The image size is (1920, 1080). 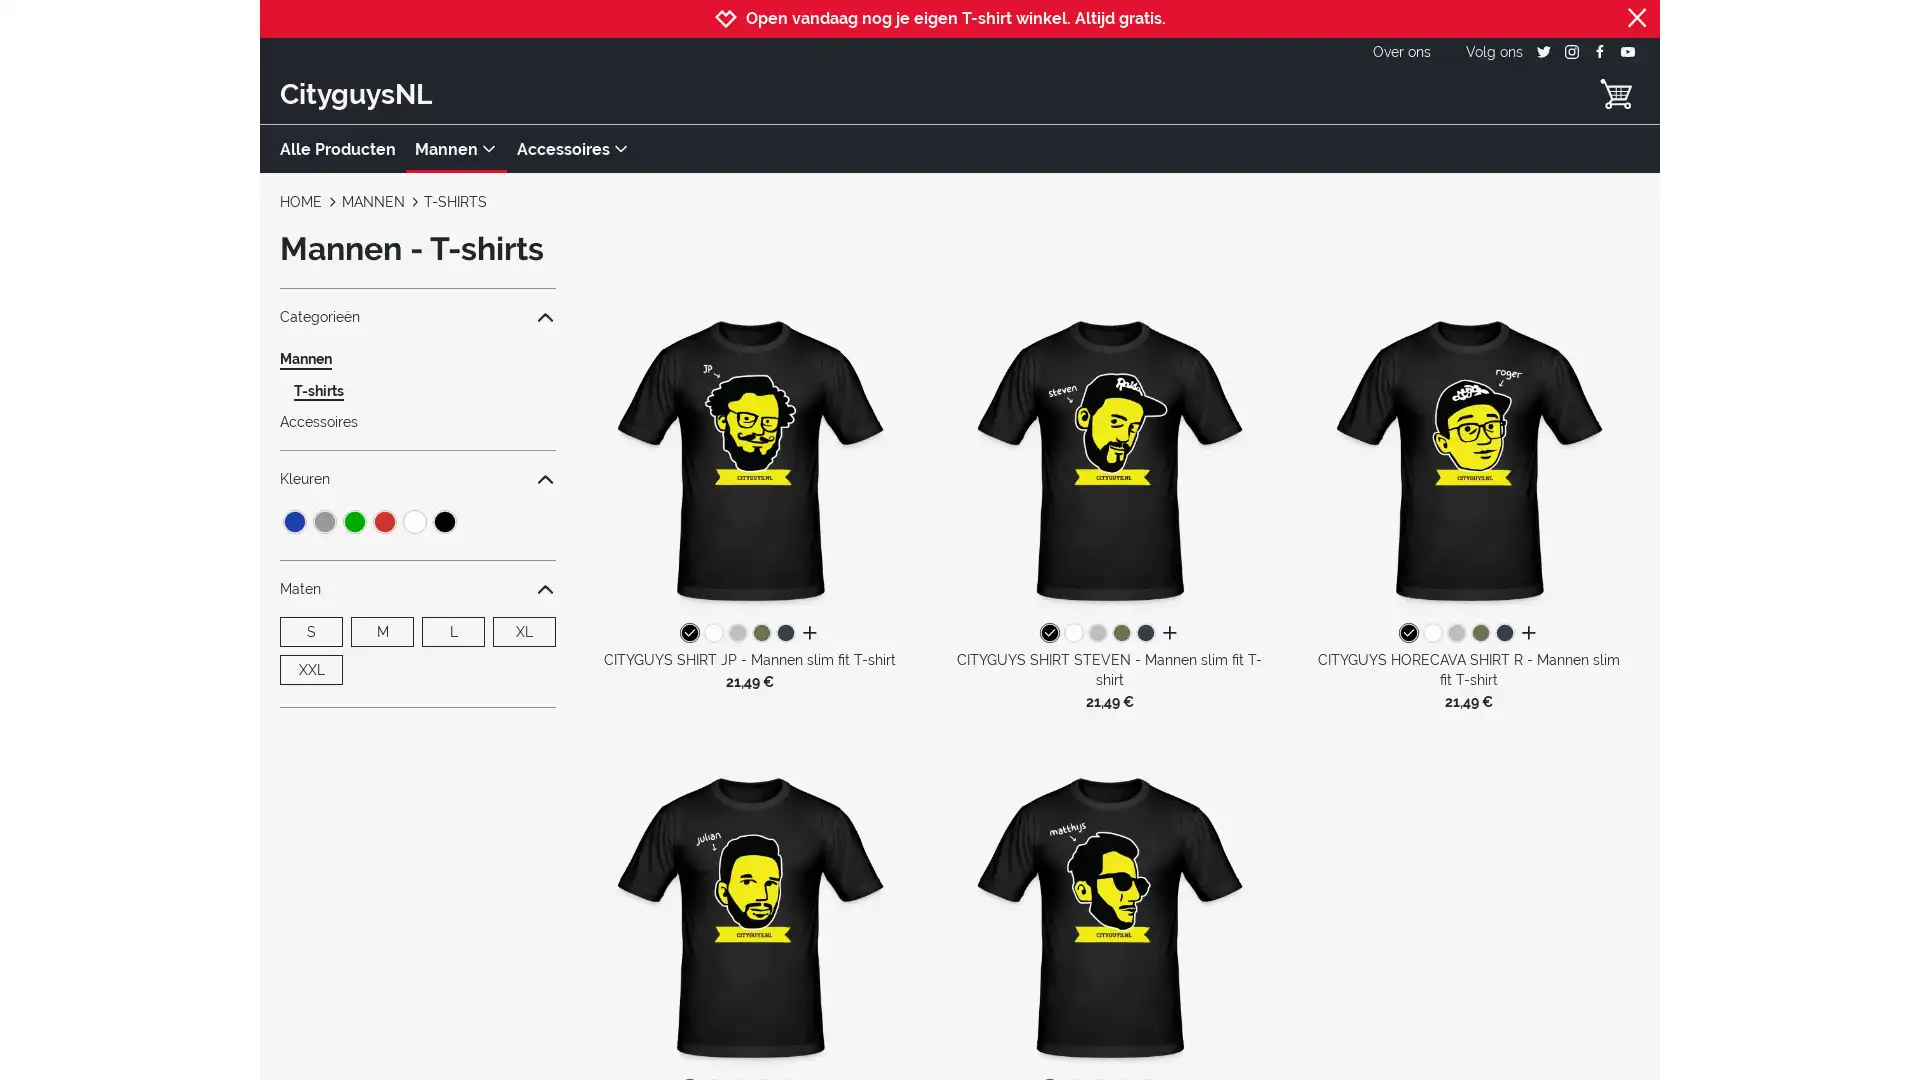 What do you see at coordinates (1107, 458) in the screenshot?
I see `CITYGUYS SHIRT STEVEN - Mannen slim fit T-shirt` at bounding box center [1107, 458].